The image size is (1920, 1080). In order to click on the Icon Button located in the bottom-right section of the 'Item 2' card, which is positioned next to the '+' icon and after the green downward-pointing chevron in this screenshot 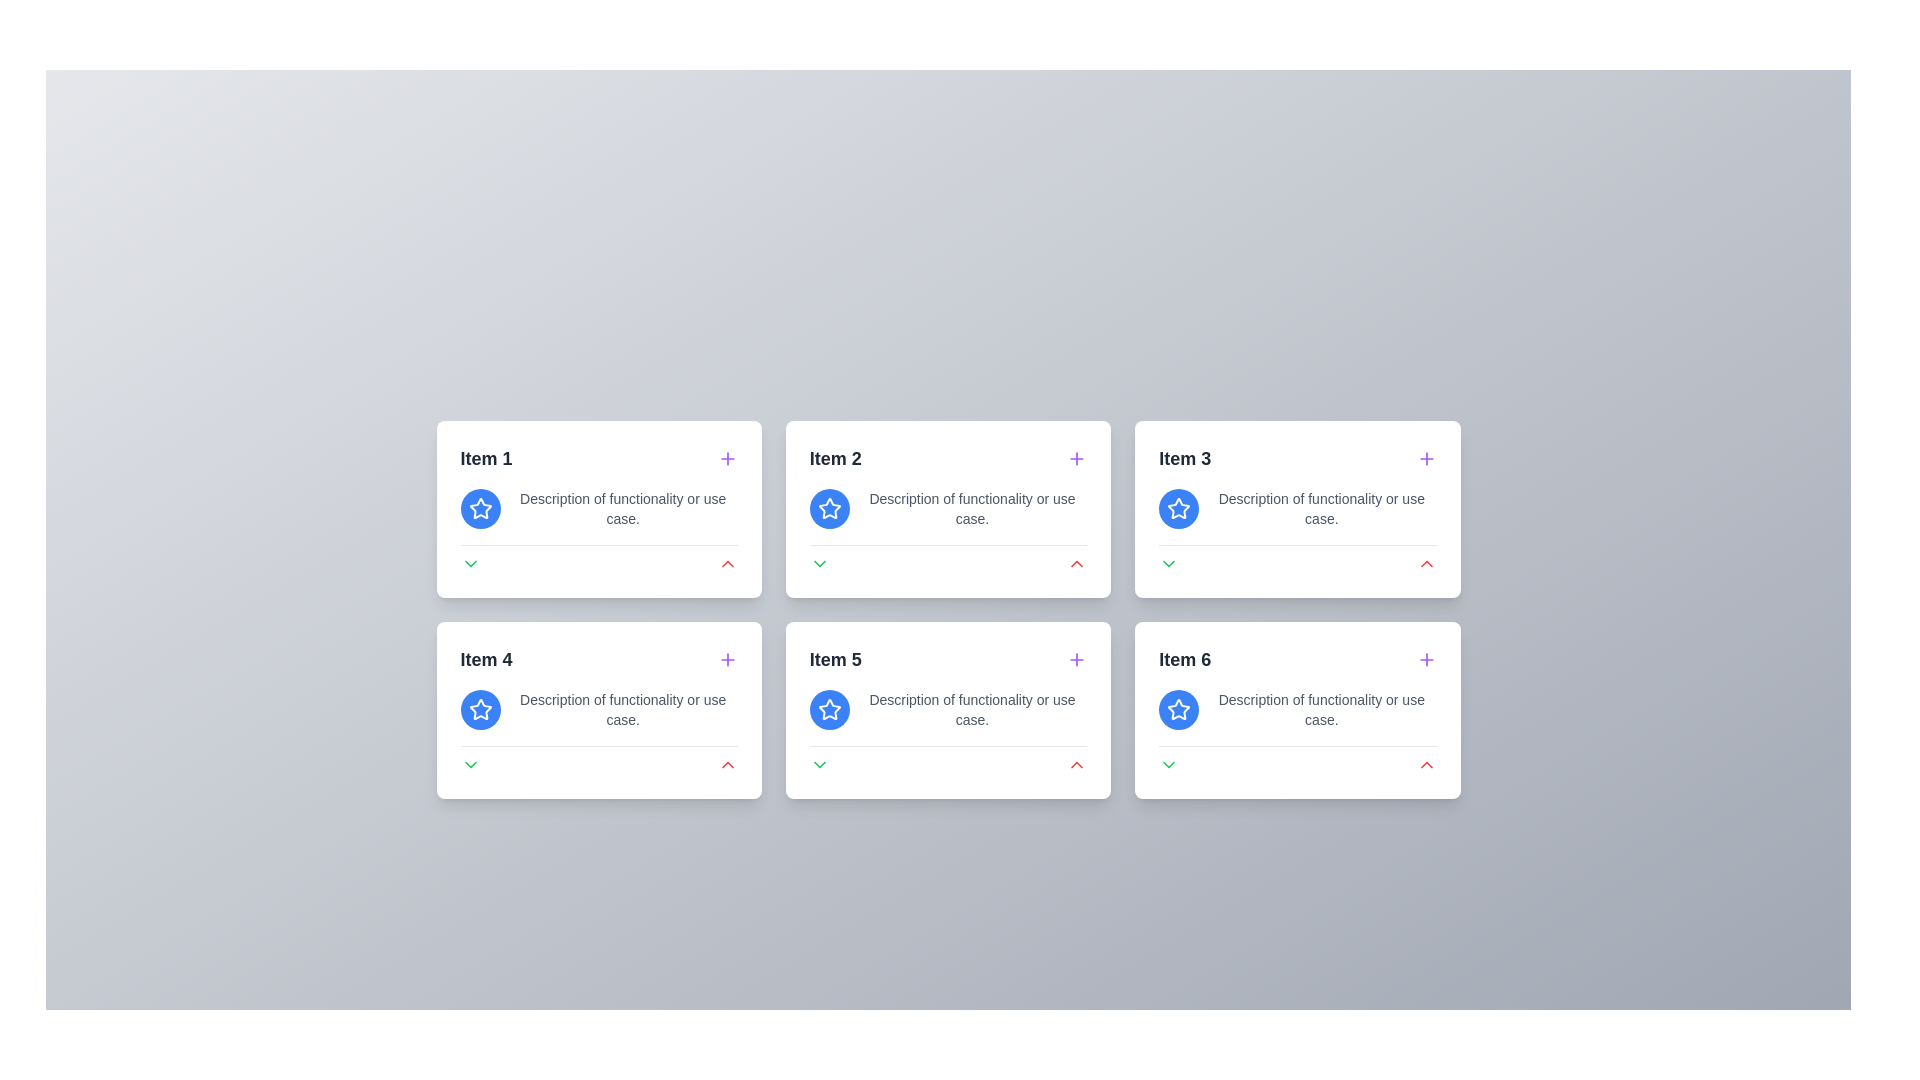, I will do `click(1076, 563)`.